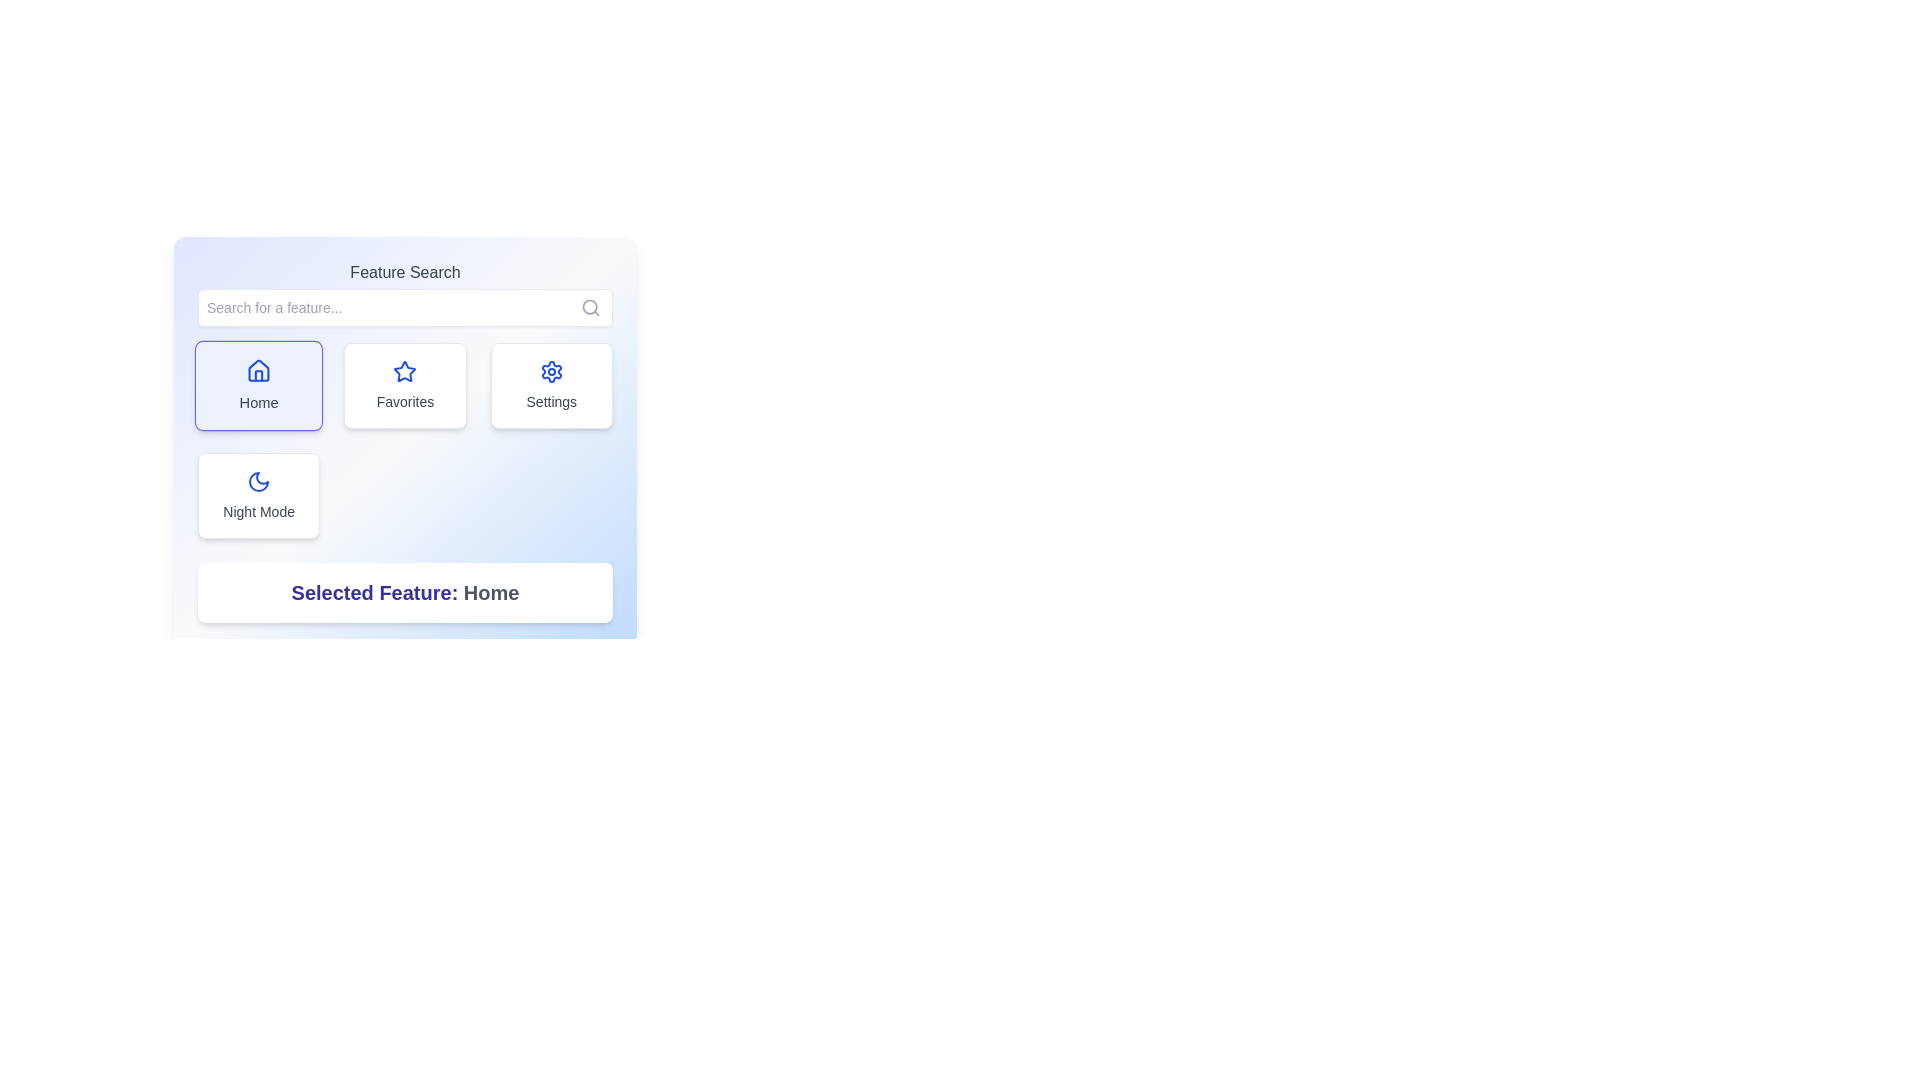 The width and height of the screenshot is (1920, 1080). I want to click on the 'Night Mode' icon located at the top-left corner of the card, so click(258, 482).